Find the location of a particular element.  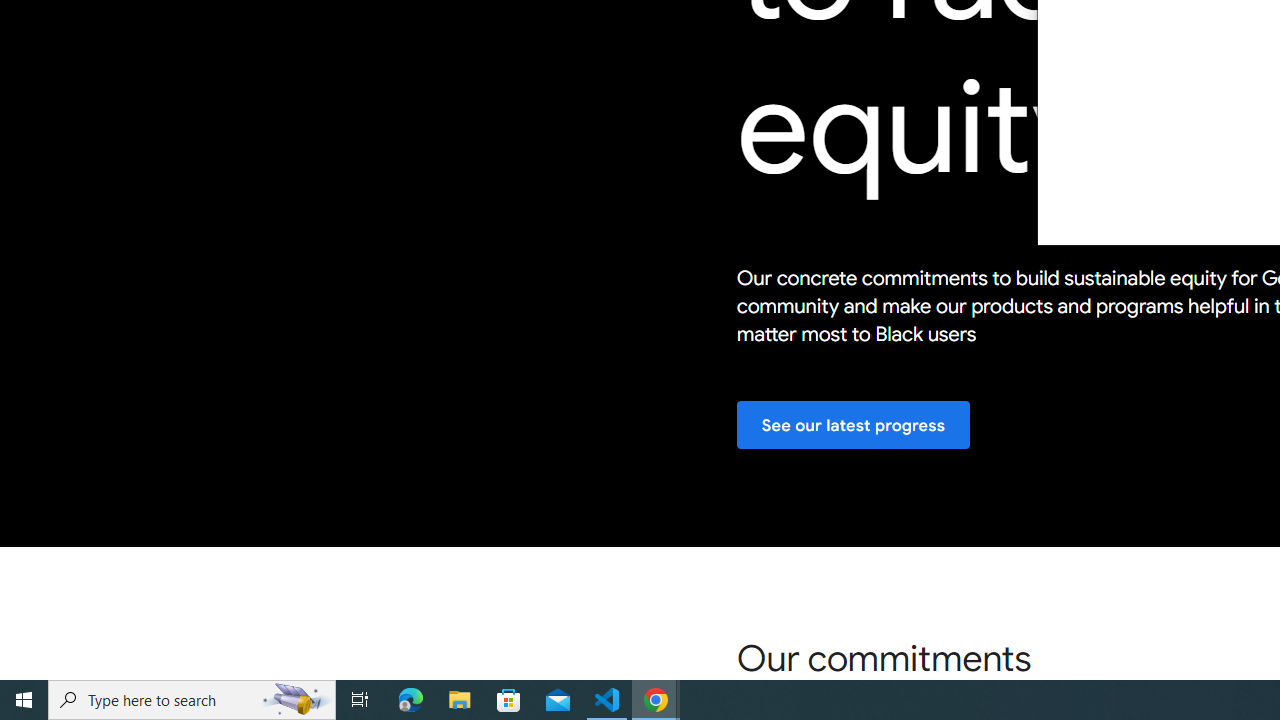

'Start' is located at coordinates (24, 698).